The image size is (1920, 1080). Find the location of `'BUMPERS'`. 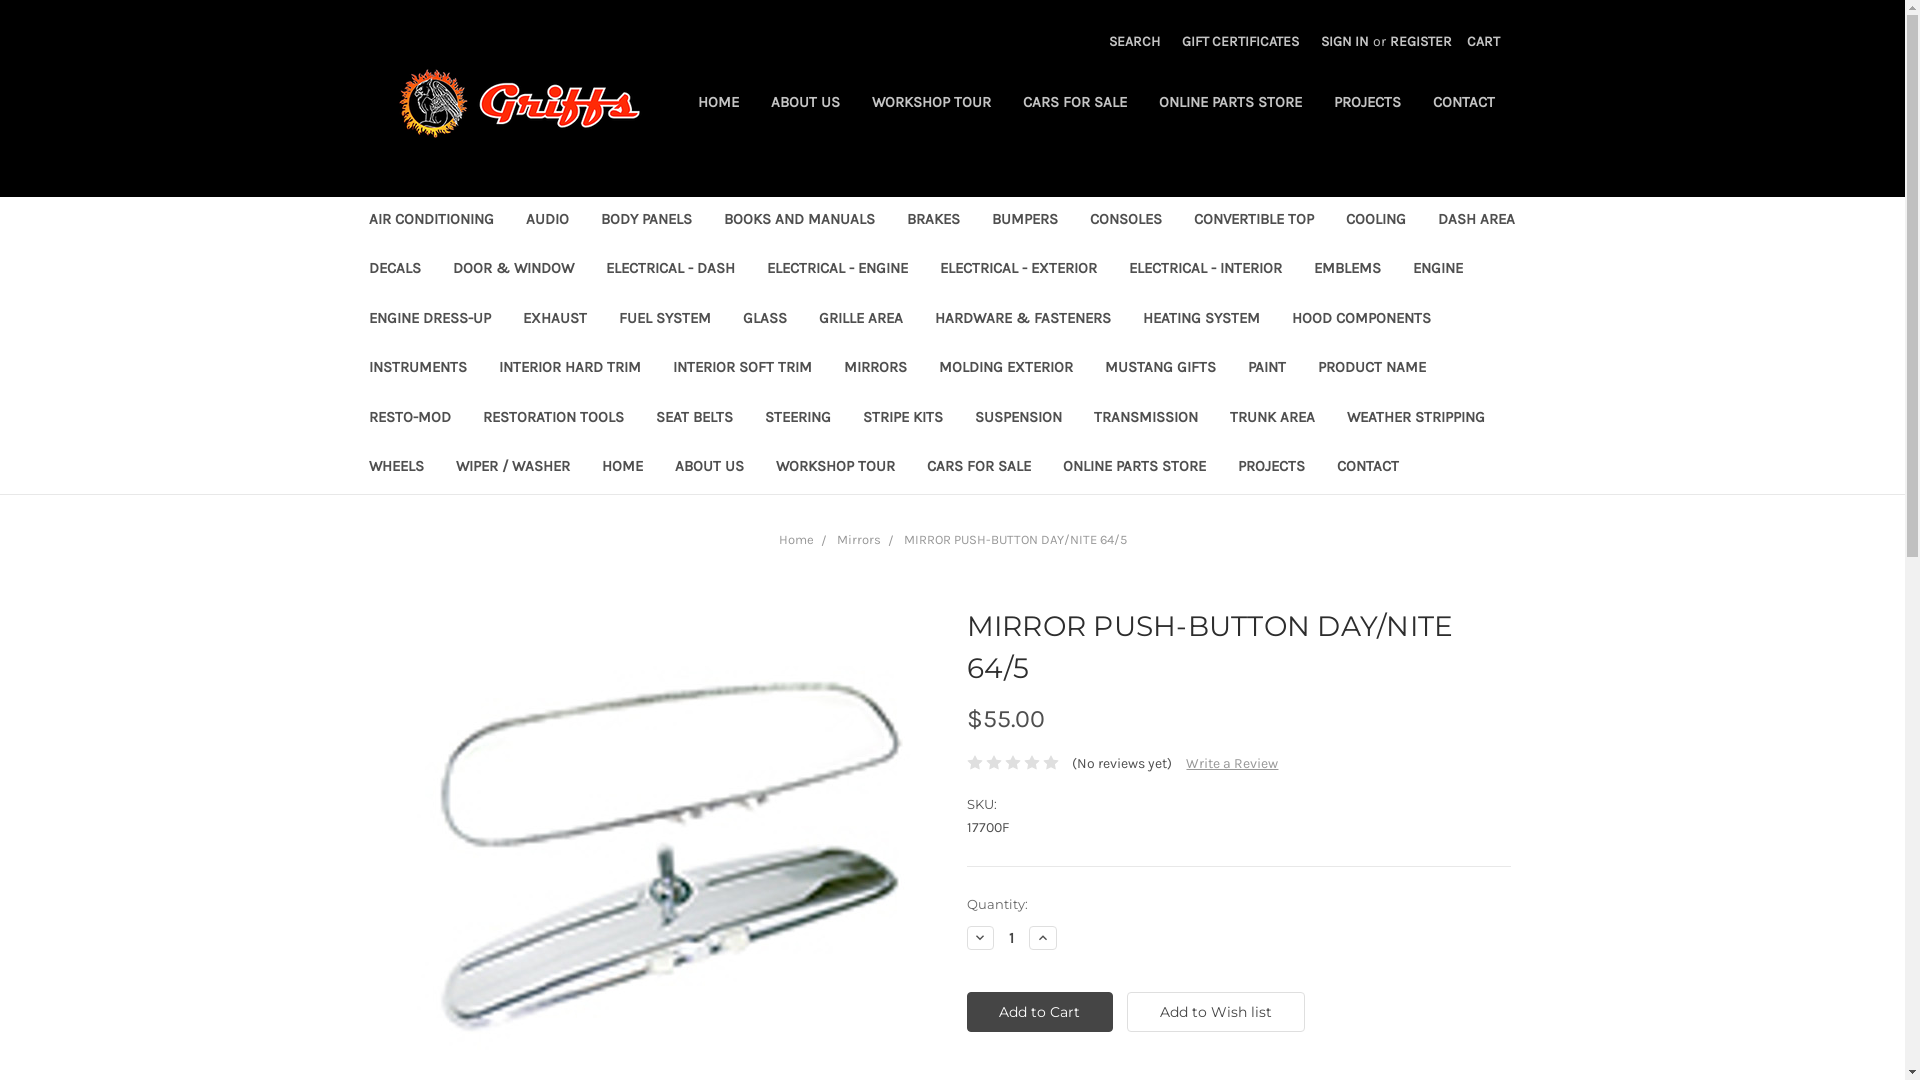

'BUMPERS' is located at coordinates (975, 221).